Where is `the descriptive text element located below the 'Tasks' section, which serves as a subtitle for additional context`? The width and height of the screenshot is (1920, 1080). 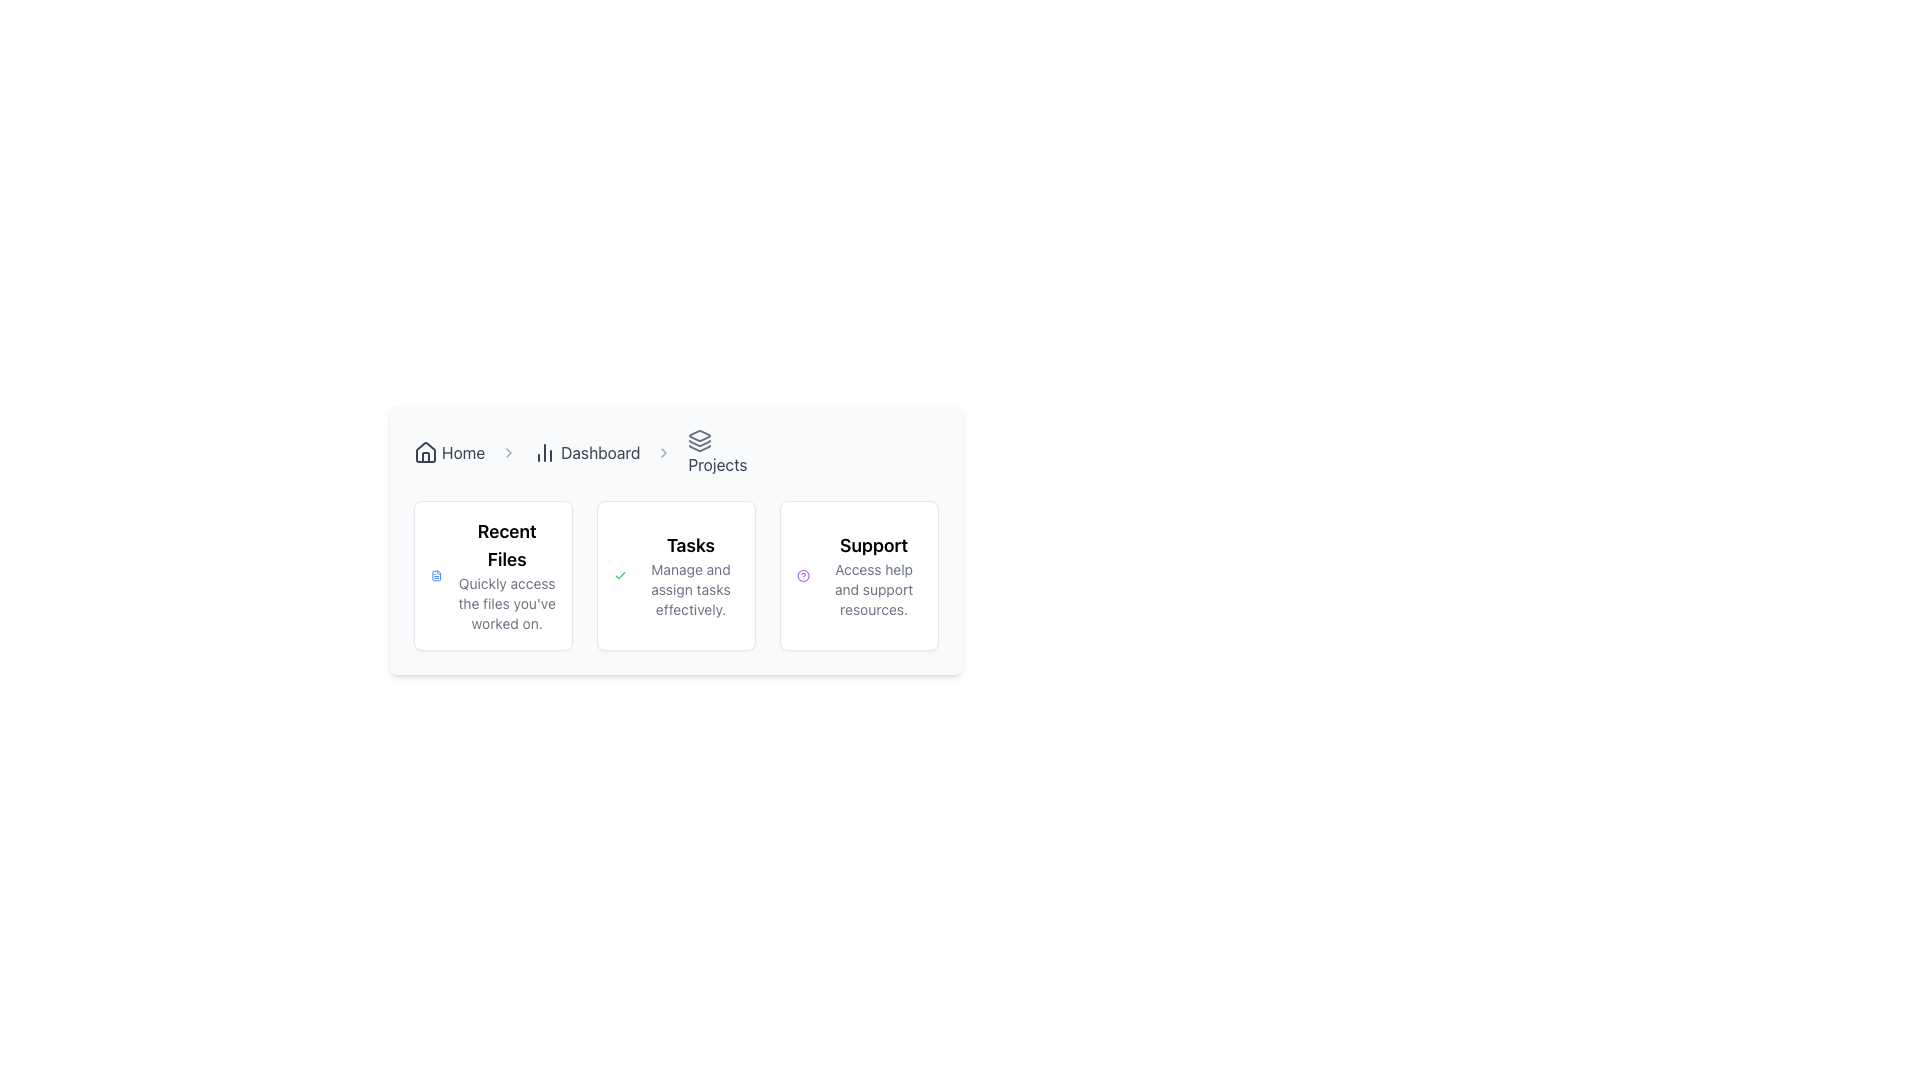
the descriptive text element located below the 'Tasks' section, which serves as a subtitle for additional context is located at coordinates (691, 589).